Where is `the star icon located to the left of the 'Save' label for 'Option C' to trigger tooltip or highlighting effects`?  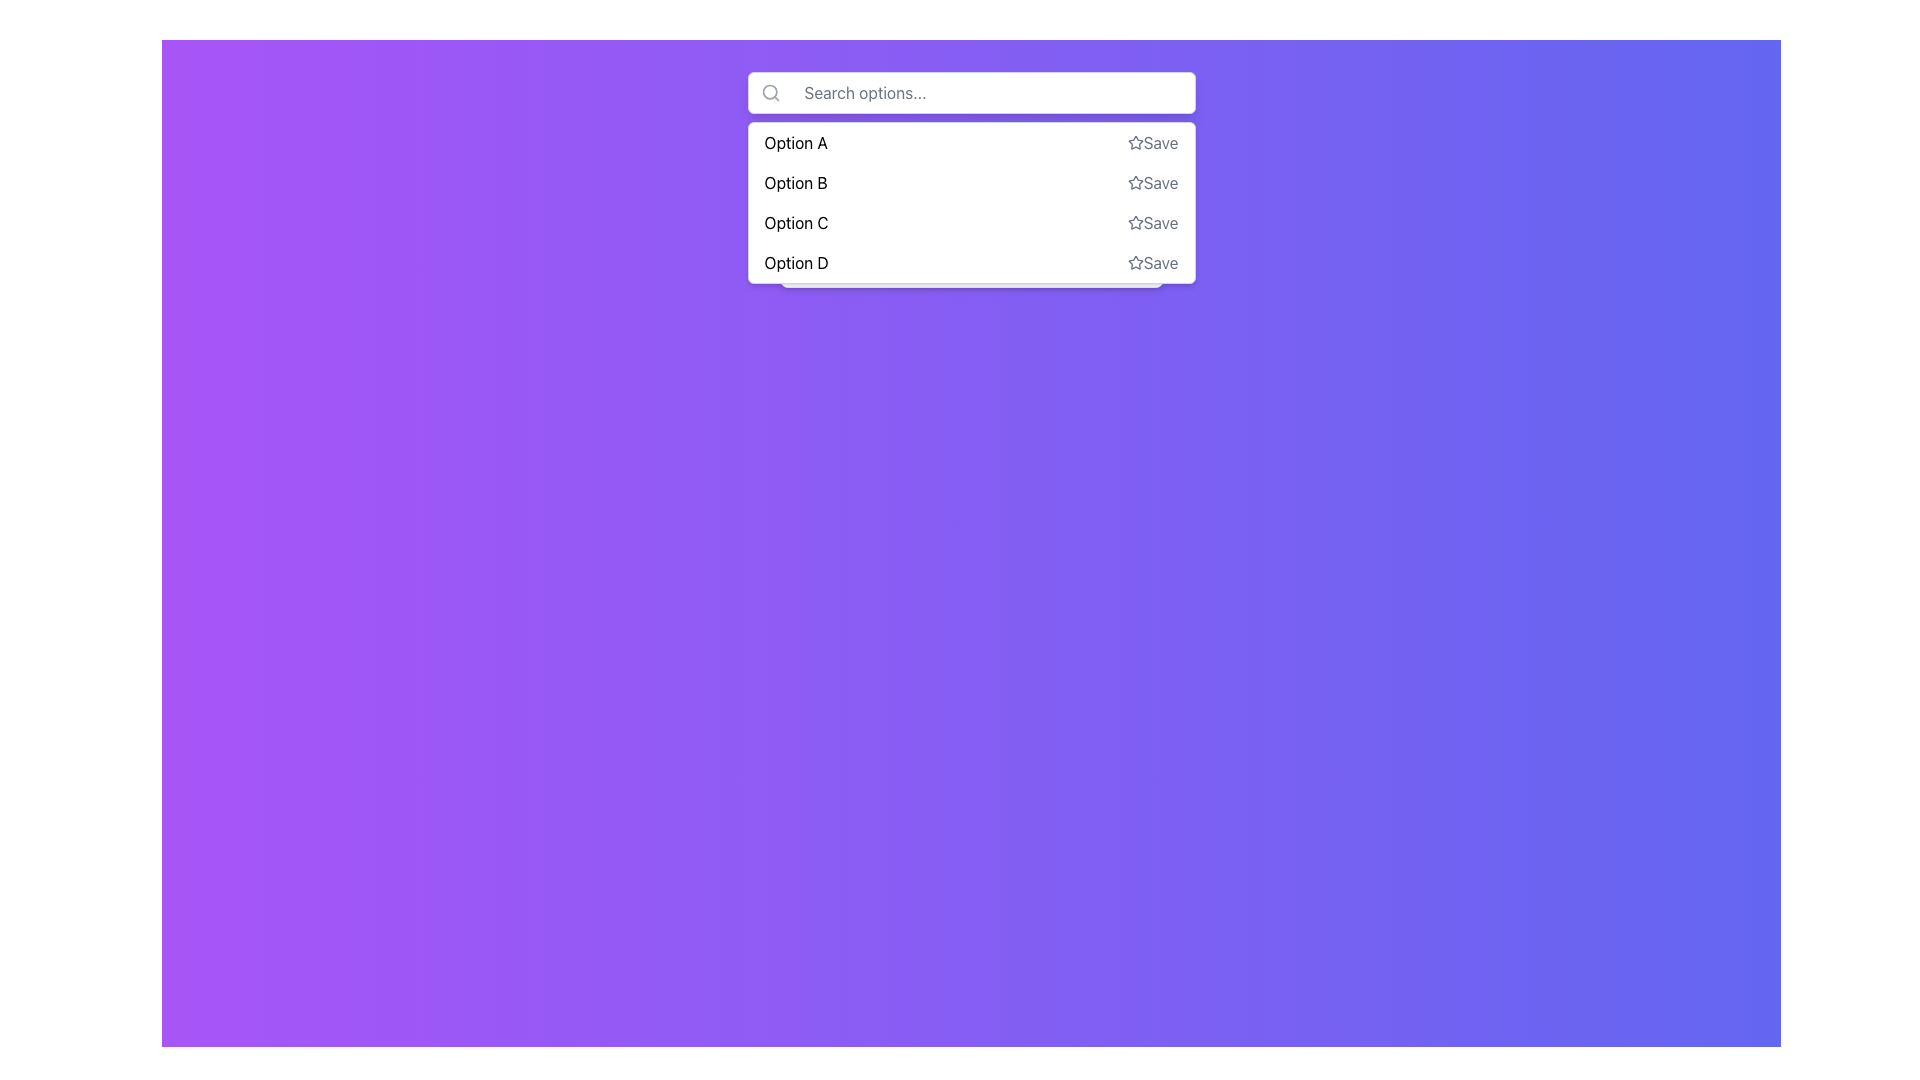
the star icon located to the left of the 'Save' label for 'Option C' to trigger tooltip or highlighting effects is located at coordinates (1135, 223).